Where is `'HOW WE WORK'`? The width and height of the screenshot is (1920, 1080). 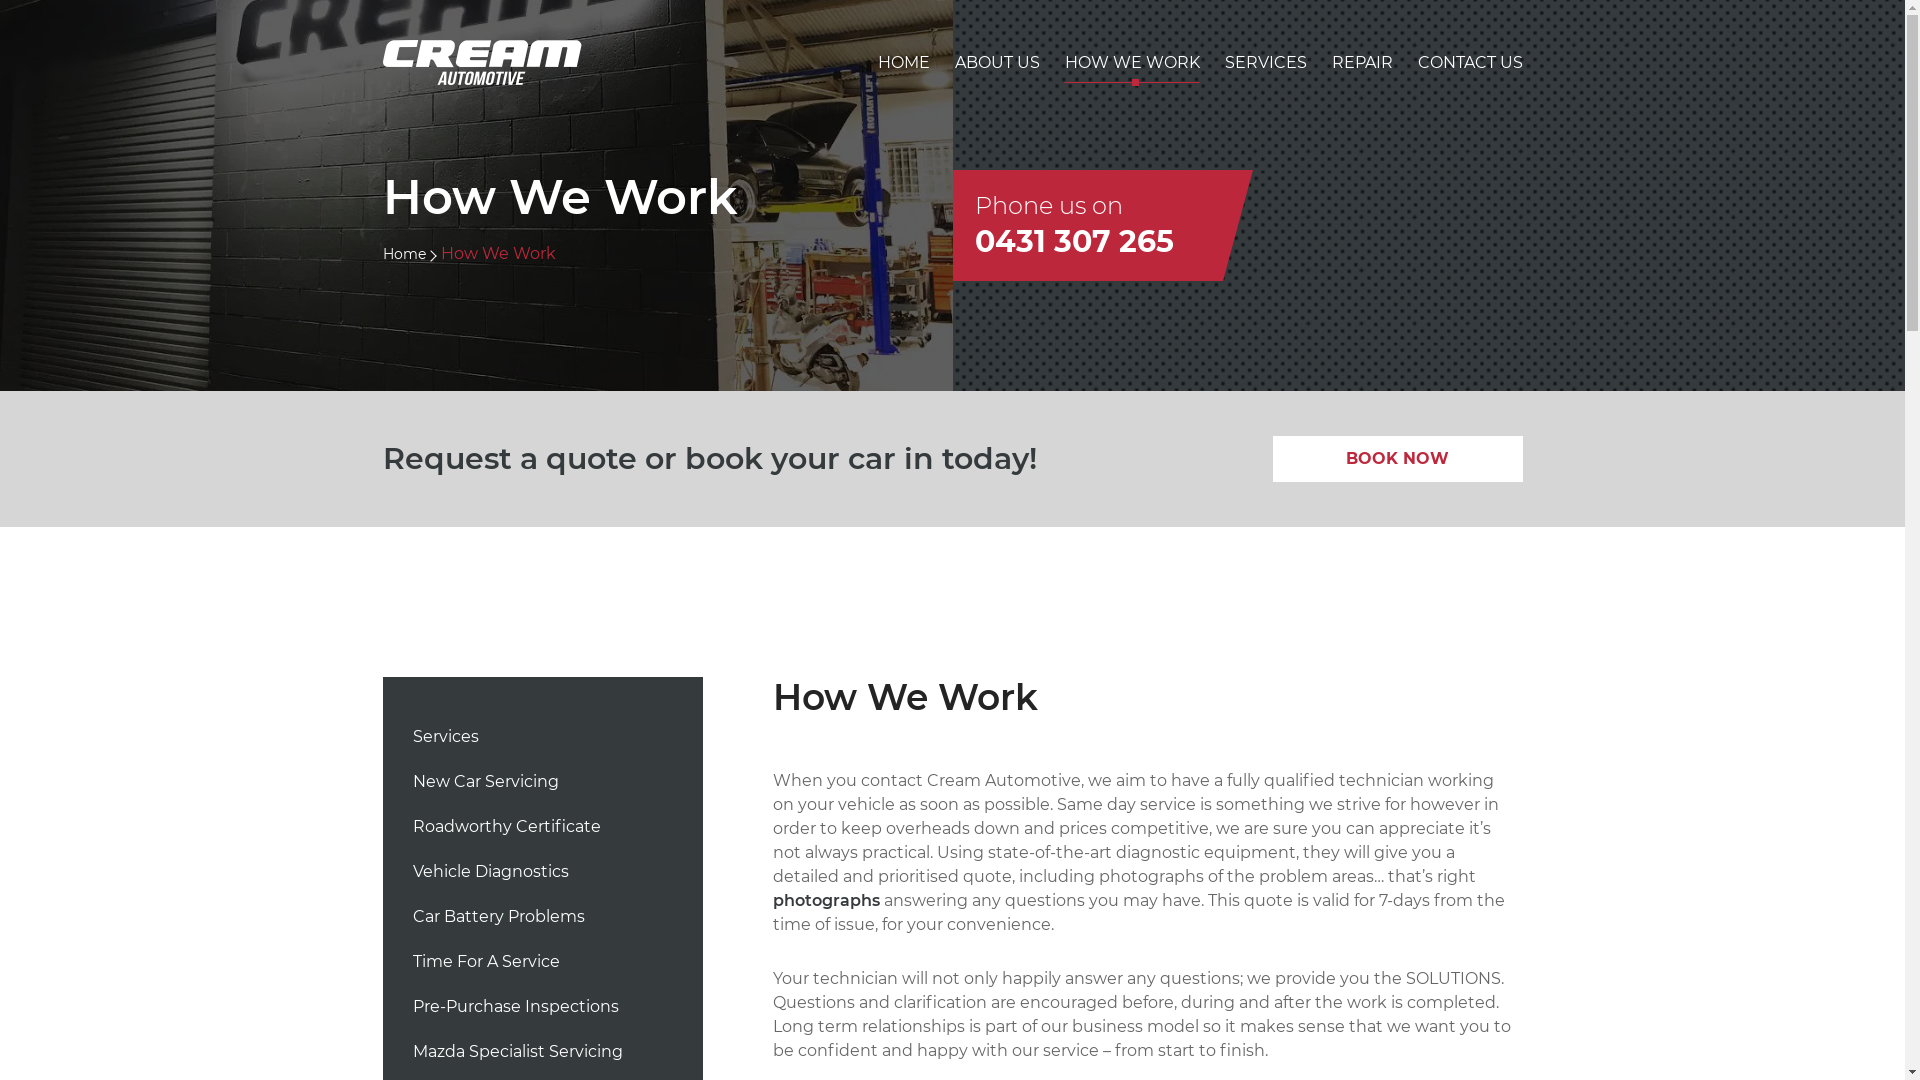
'HOW WE WORK' is located at coordinates (1131, 68).